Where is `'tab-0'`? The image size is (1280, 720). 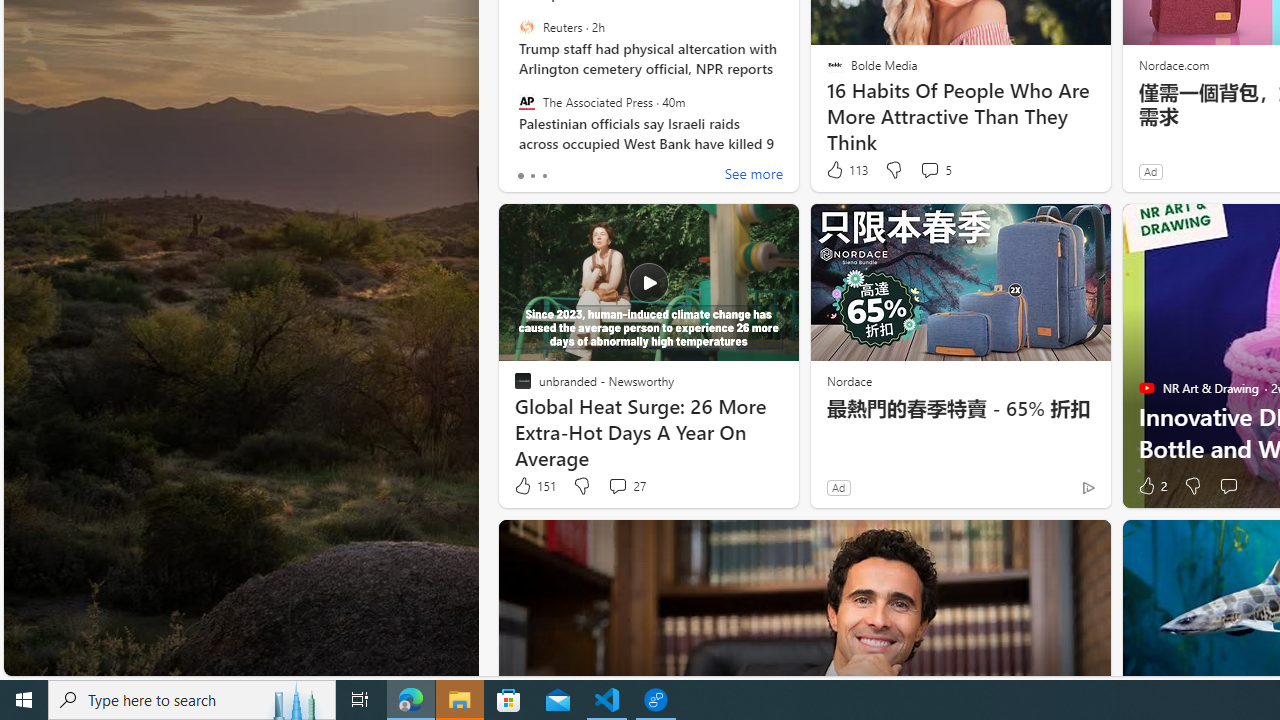 'tab-0' is located at coordinates (520, 175).